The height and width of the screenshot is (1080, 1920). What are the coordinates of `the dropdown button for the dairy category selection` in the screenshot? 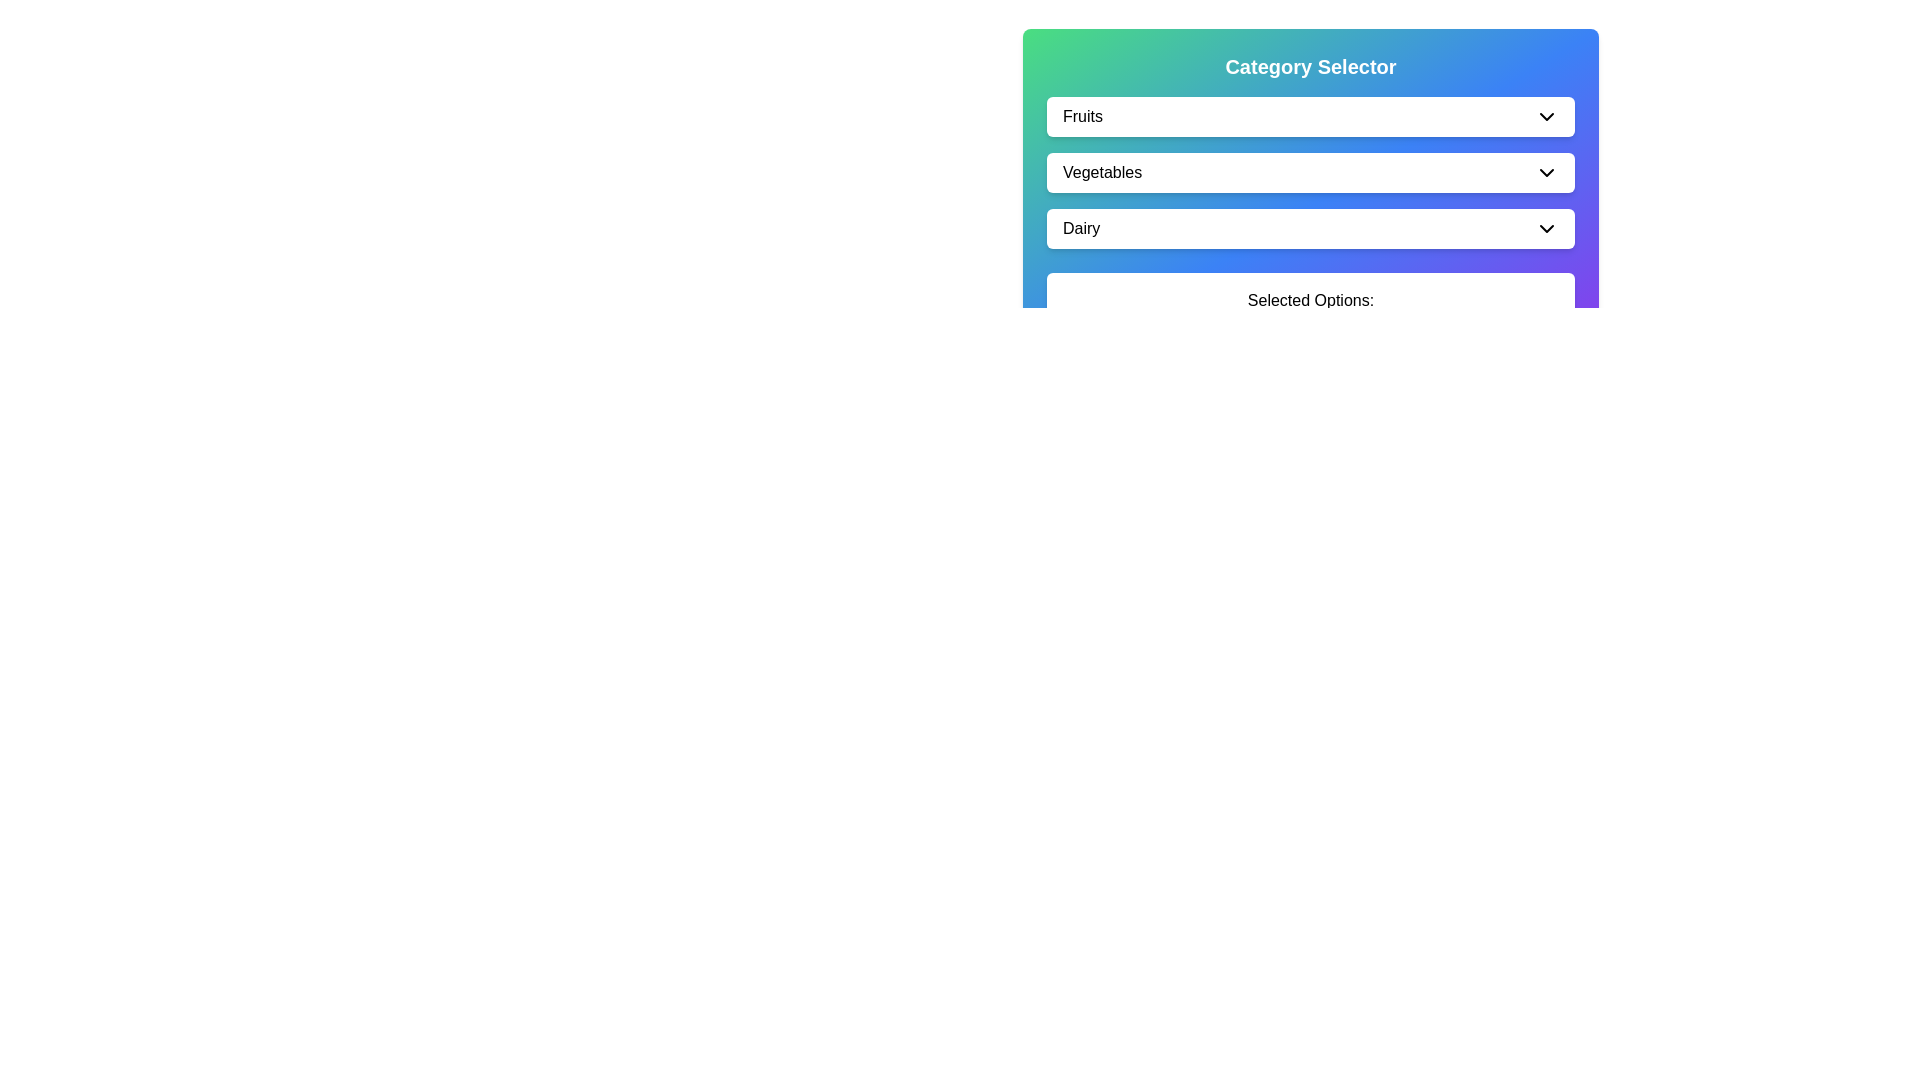 It's located at (1310, 227).